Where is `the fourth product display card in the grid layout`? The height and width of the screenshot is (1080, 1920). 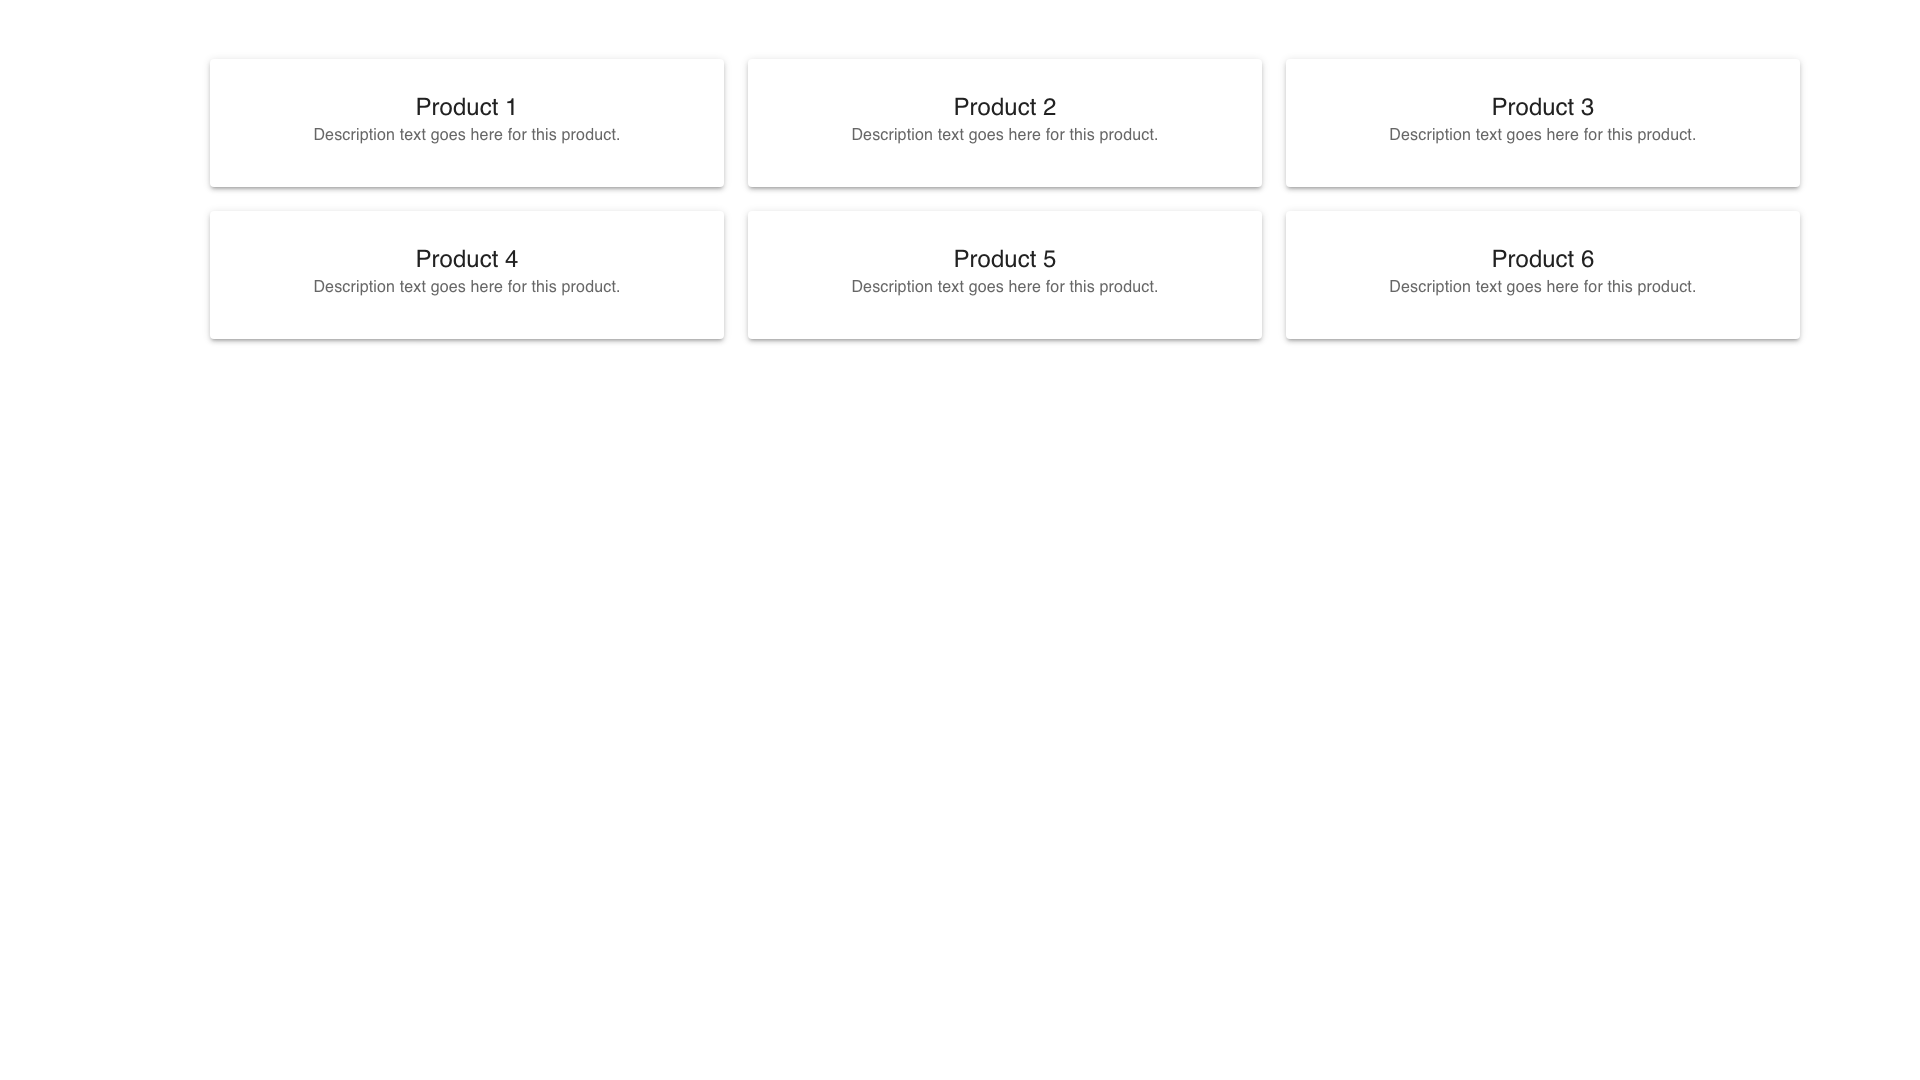 the fourth product display card in the grid layout is located at coordinates (465, 274).